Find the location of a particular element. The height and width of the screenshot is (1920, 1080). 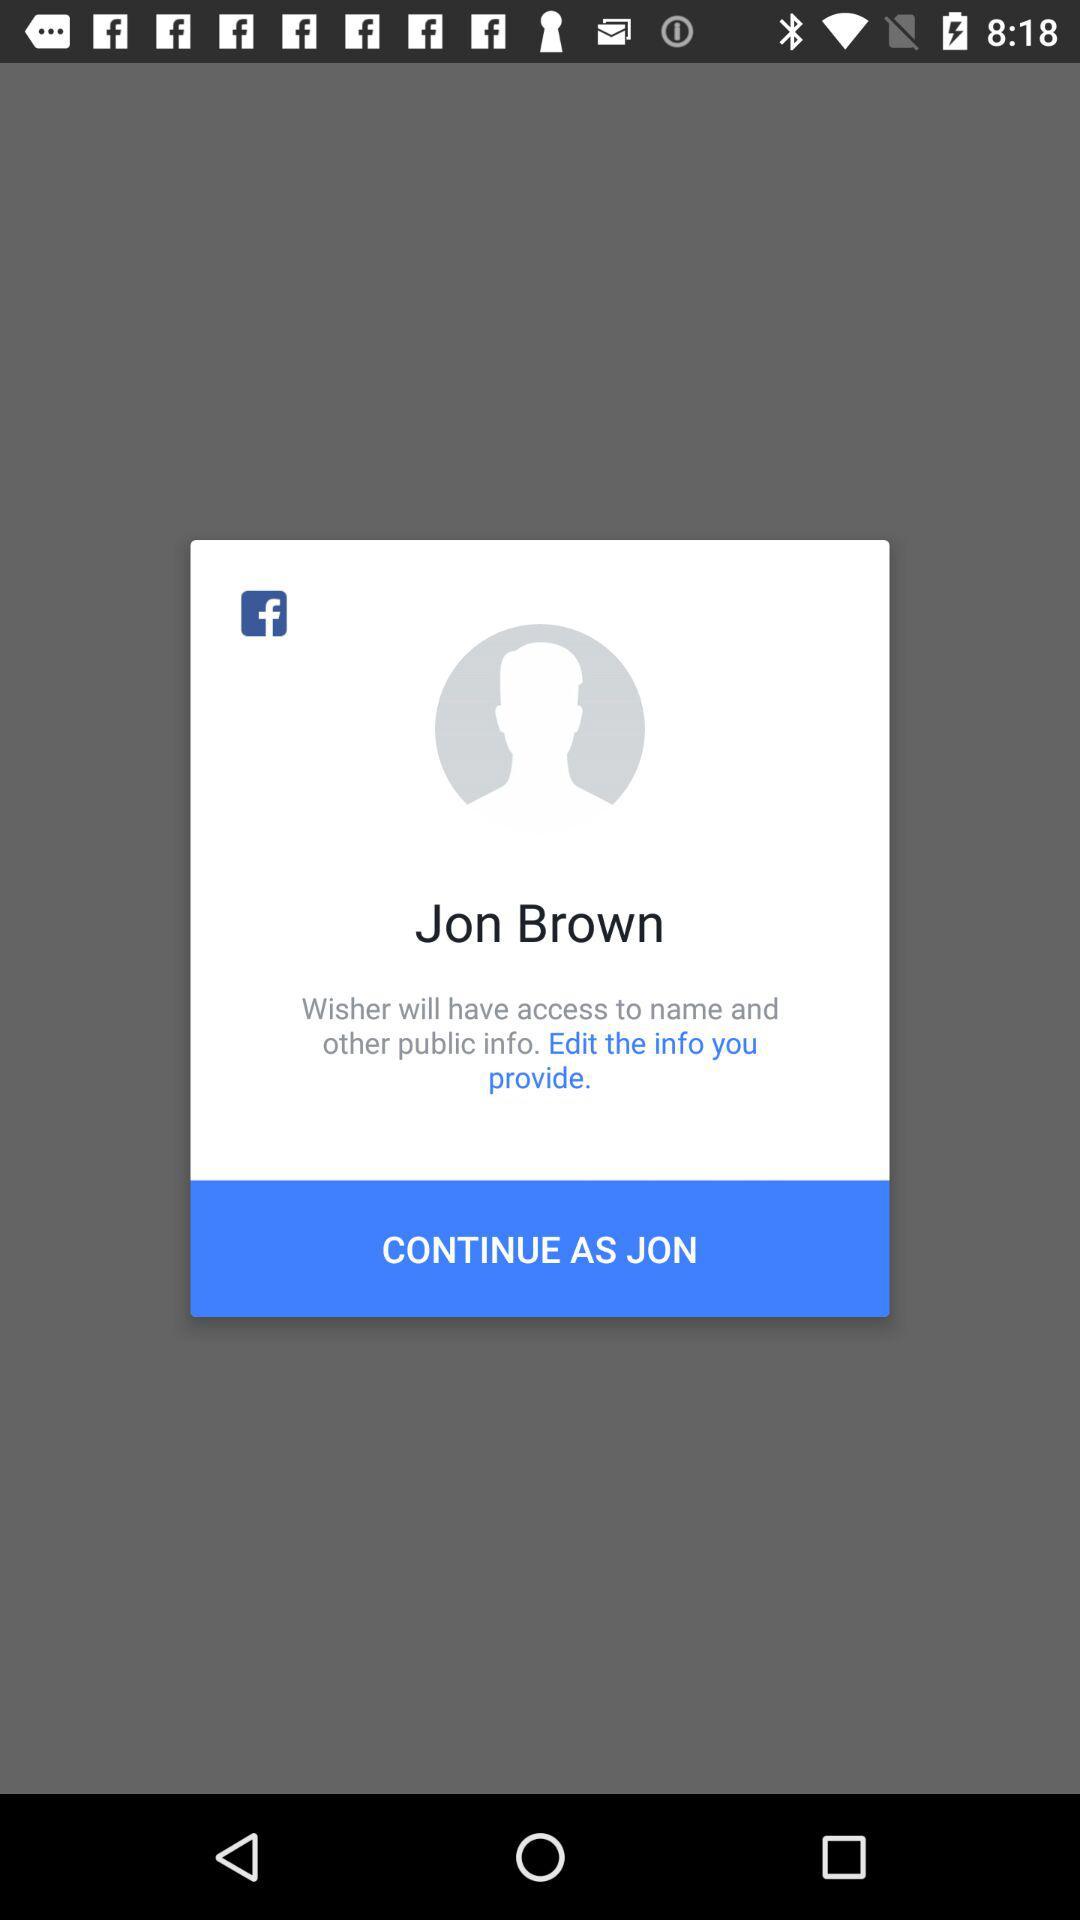

icon below wisher will have icon is located at coordinates (540, 1247).